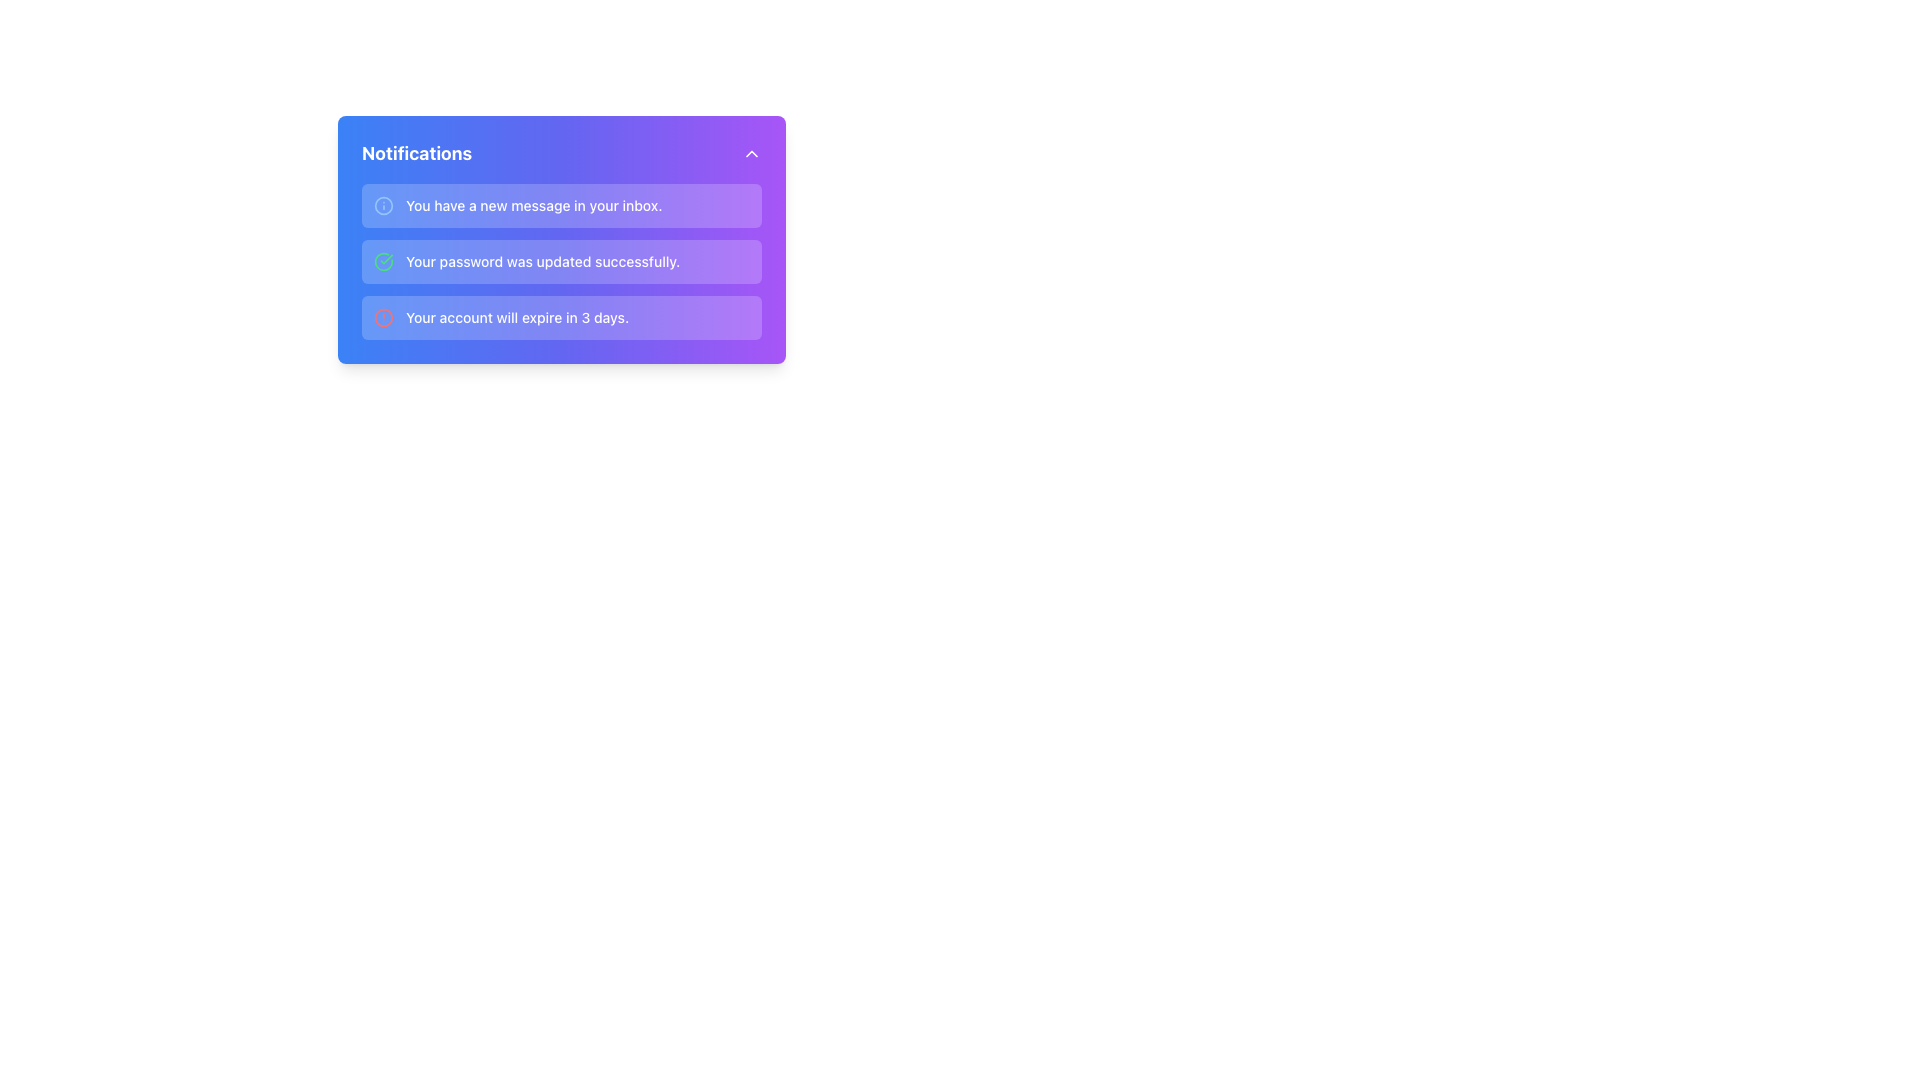 This screenshot has width=1920, height=1080. Describe the element at coordinates (384, 205) in the screenshot. I see `the information indicator icon located to the left of the message 'You have a new message in your inbox.'` at that location.